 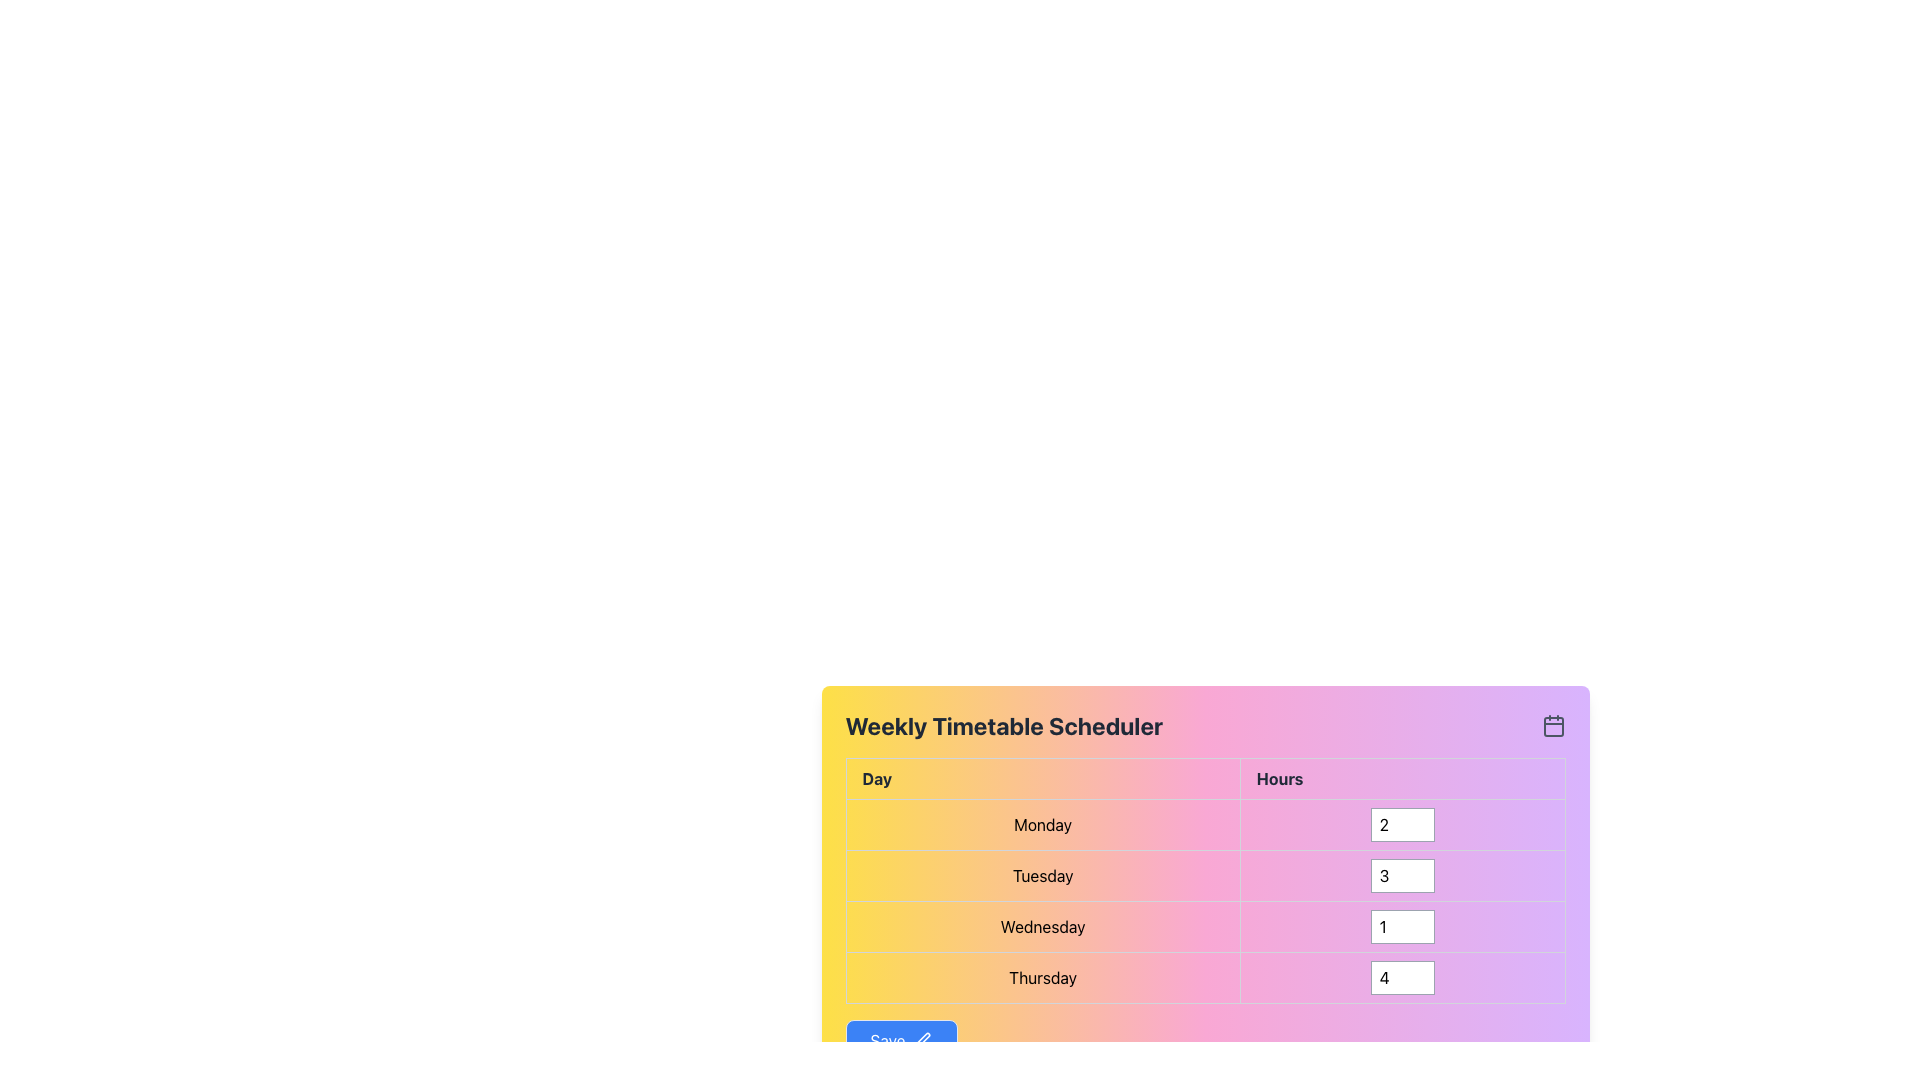 I want to click on the table cell in the second row under the 'Day' column, which indicates the day of the week, specifically the cell below 'Monday' and to the left of '3', so click(x=1042, y=874).